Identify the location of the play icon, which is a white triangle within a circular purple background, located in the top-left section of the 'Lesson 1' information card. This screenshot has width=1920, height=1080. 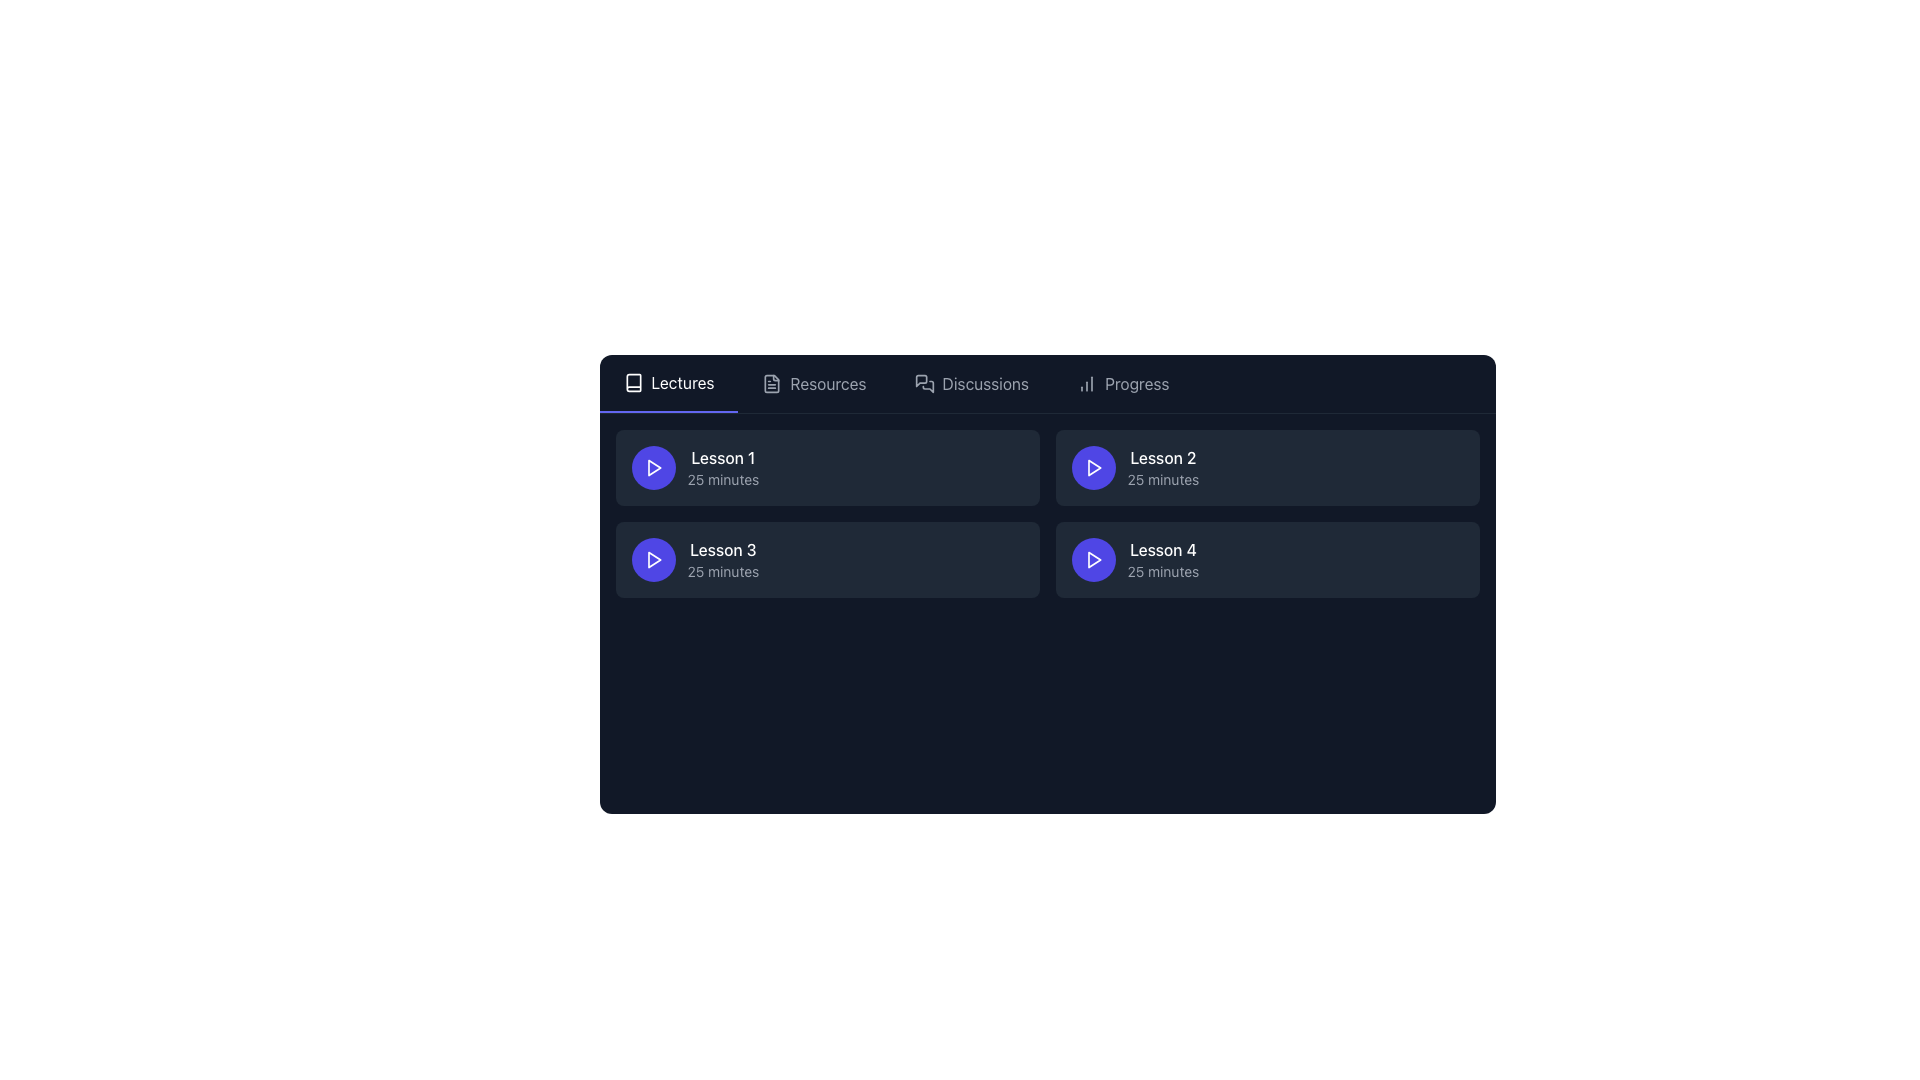
(653, 467).